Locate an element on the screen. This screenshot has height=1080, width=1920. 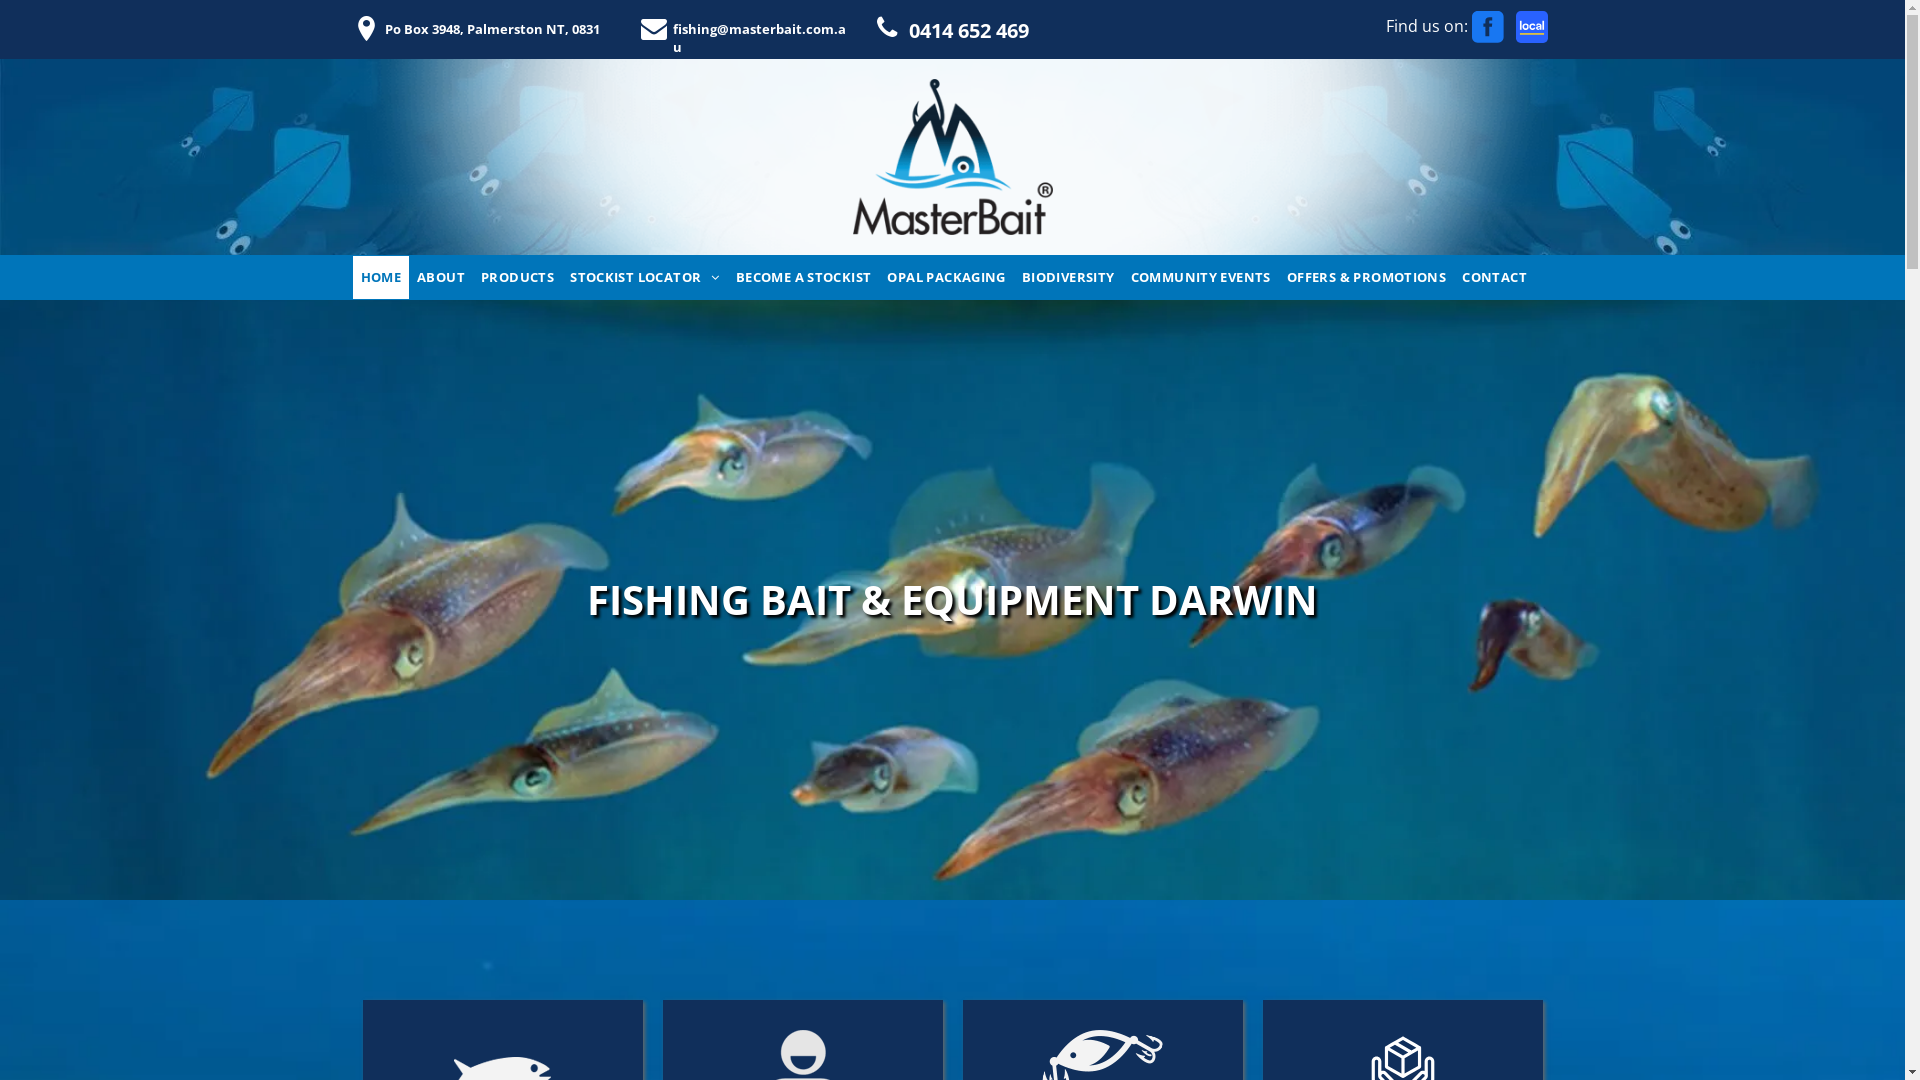
'CONTACT' is located at coordinates (1494, 277).